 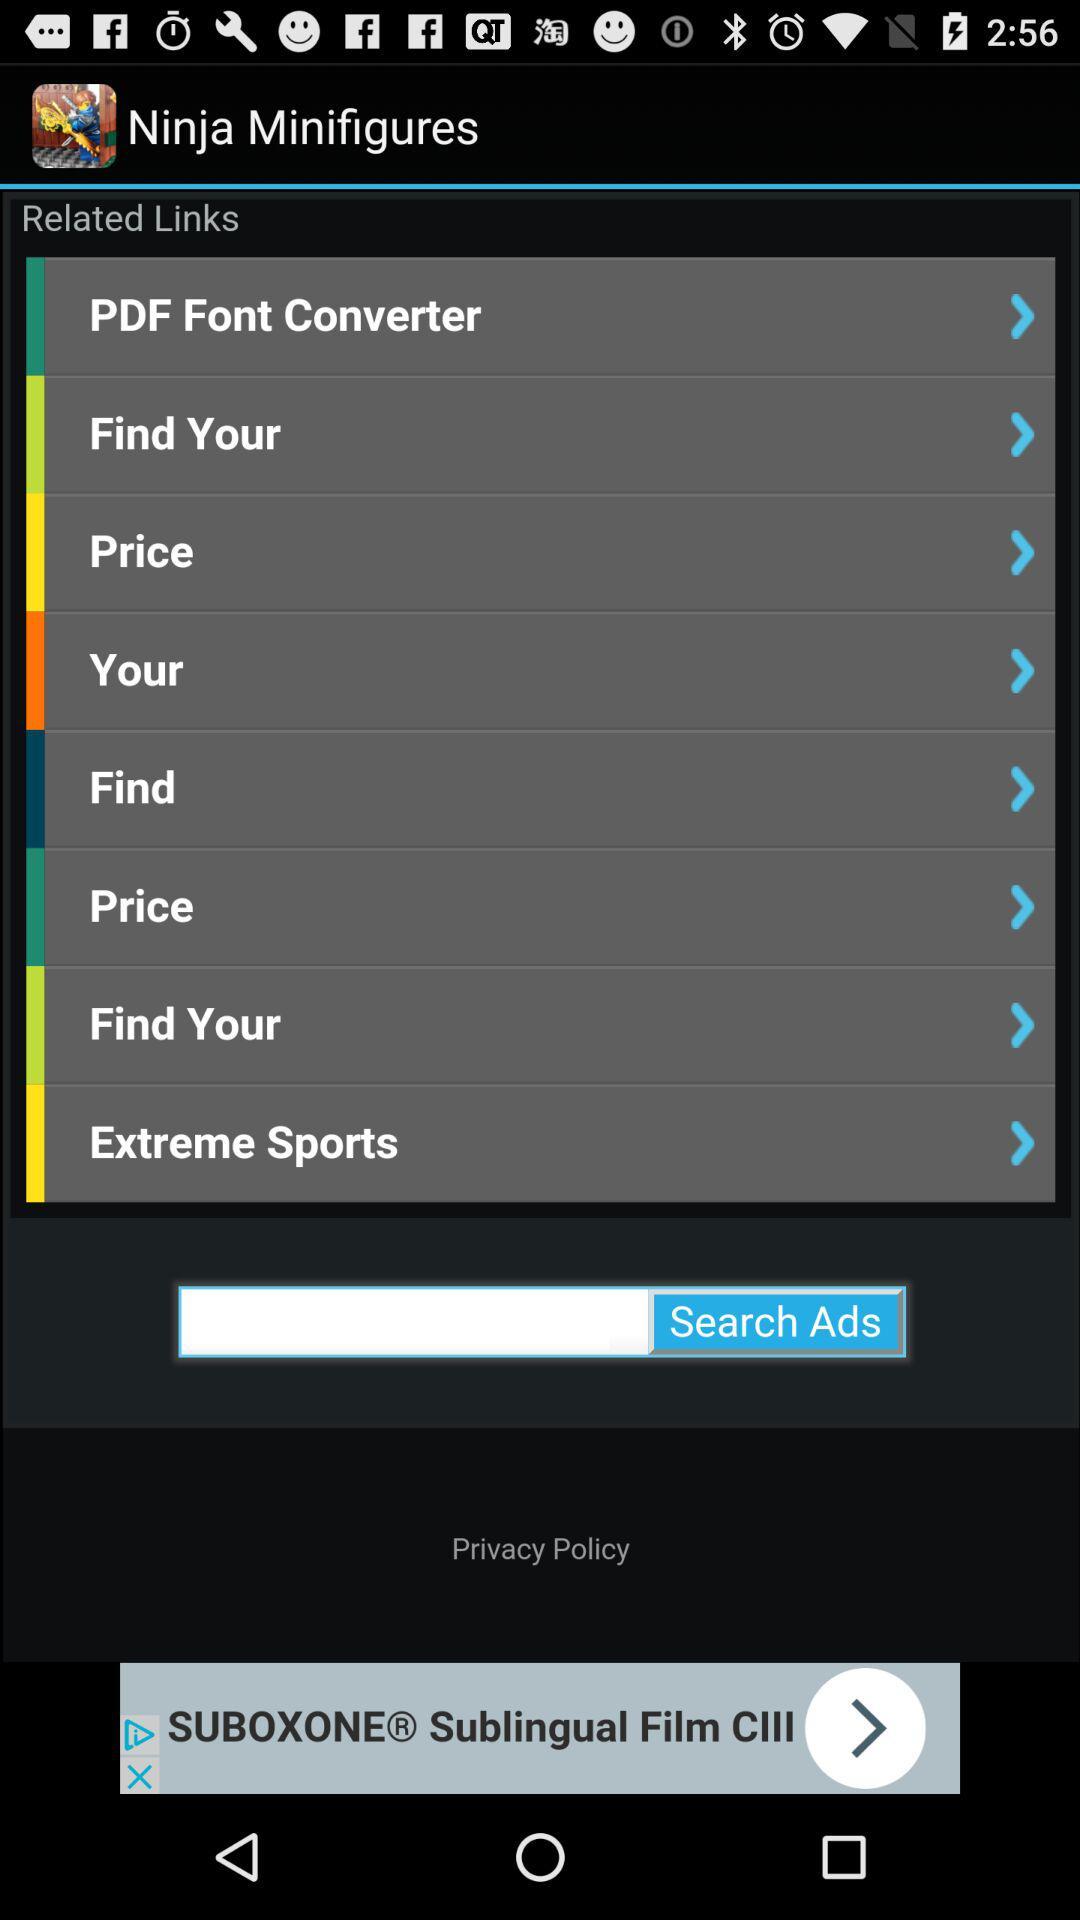 I want to click on click on advertisement, so click(x=540, y=1727).